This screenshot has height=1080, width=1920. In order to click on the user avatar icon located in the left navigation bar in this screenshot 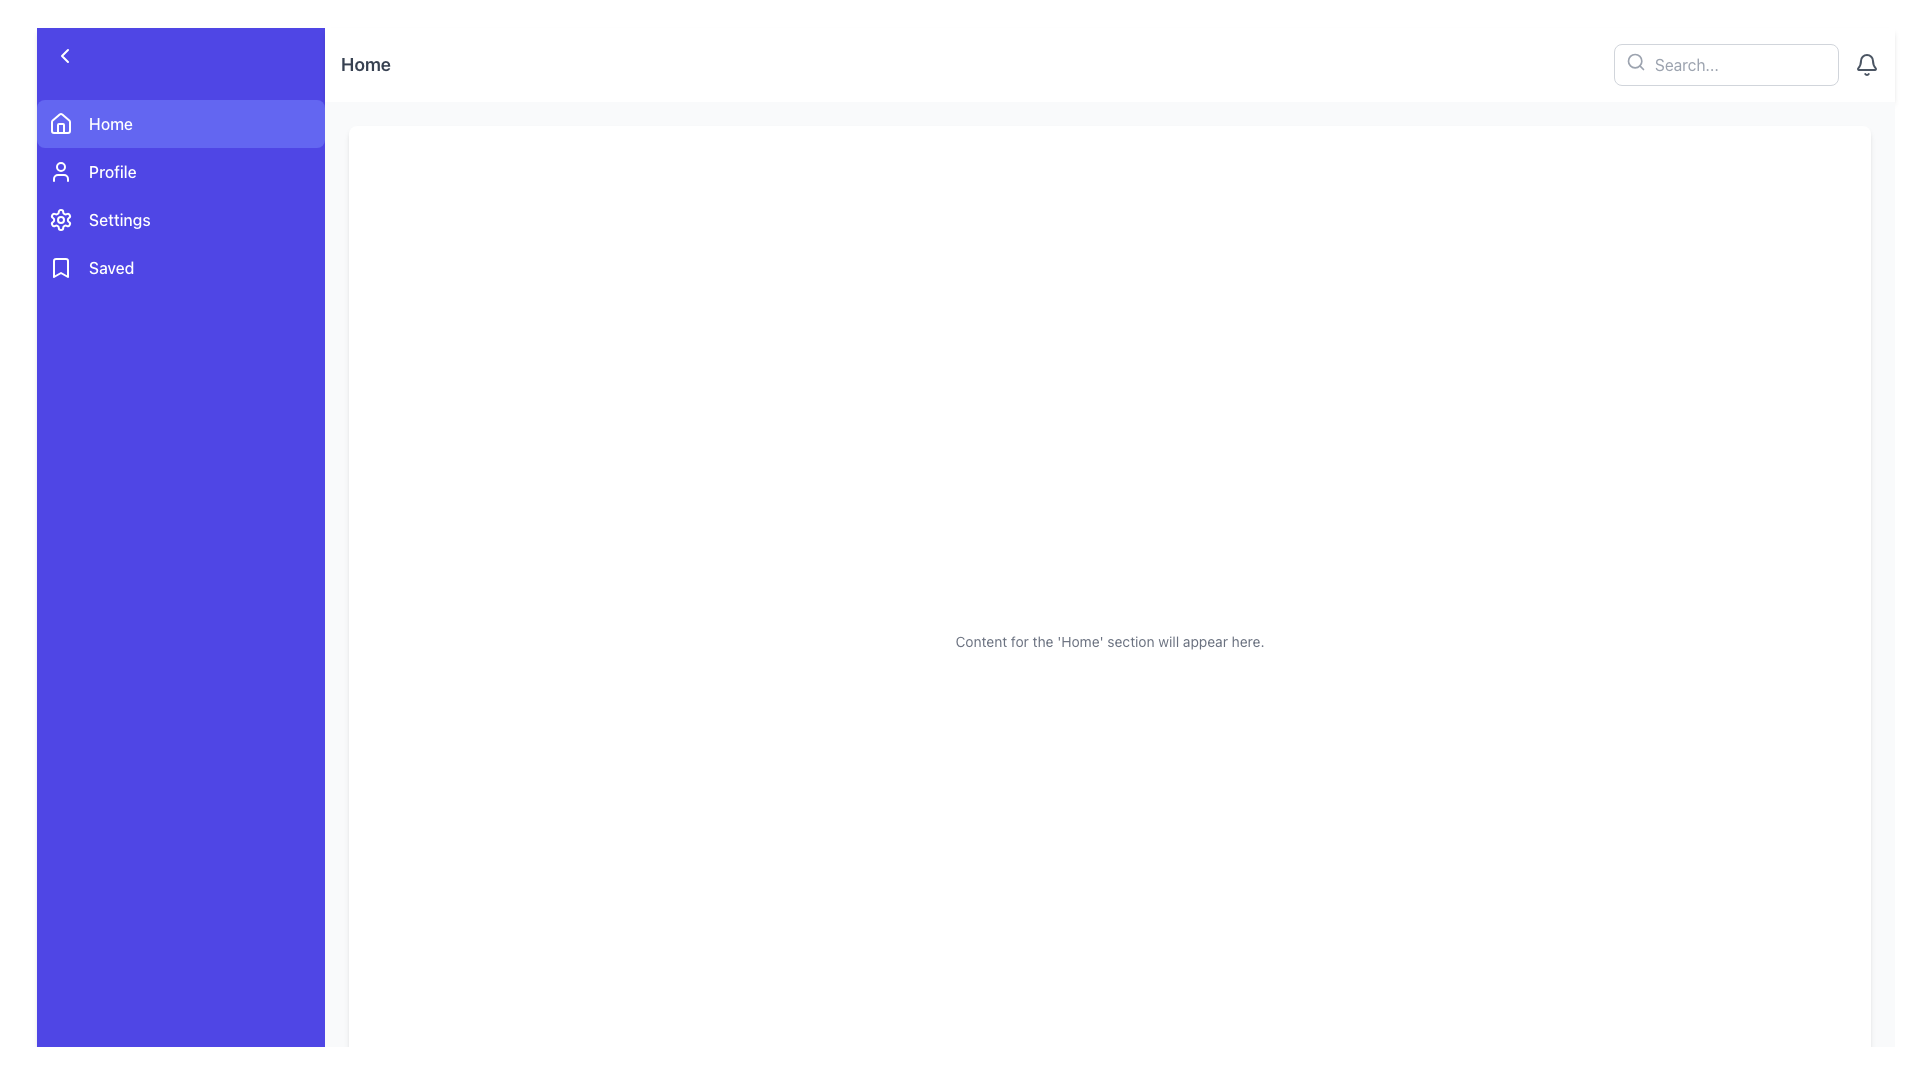, I will do `click(61, 171)`.